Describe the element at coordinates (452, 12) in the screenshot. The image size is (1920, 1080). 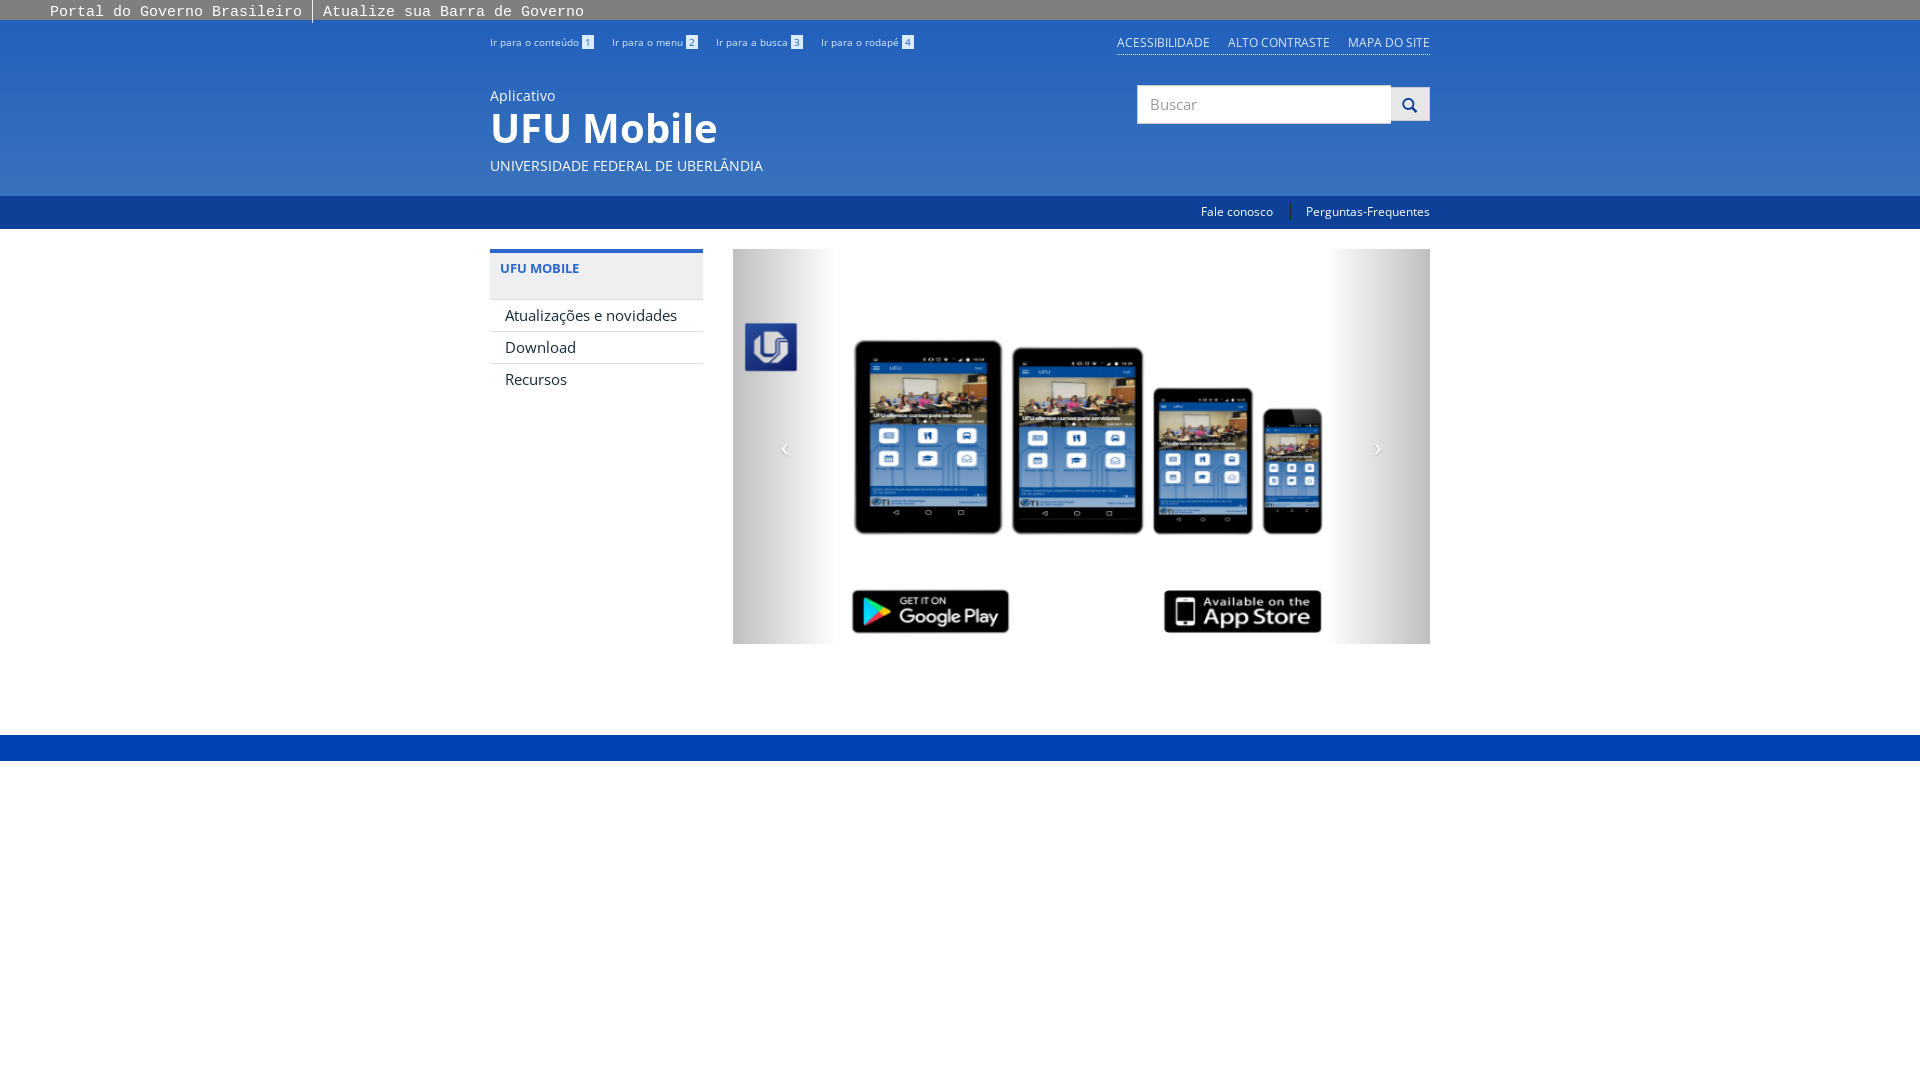
I see `'Atualize sua Barra de Governo'` at that location.